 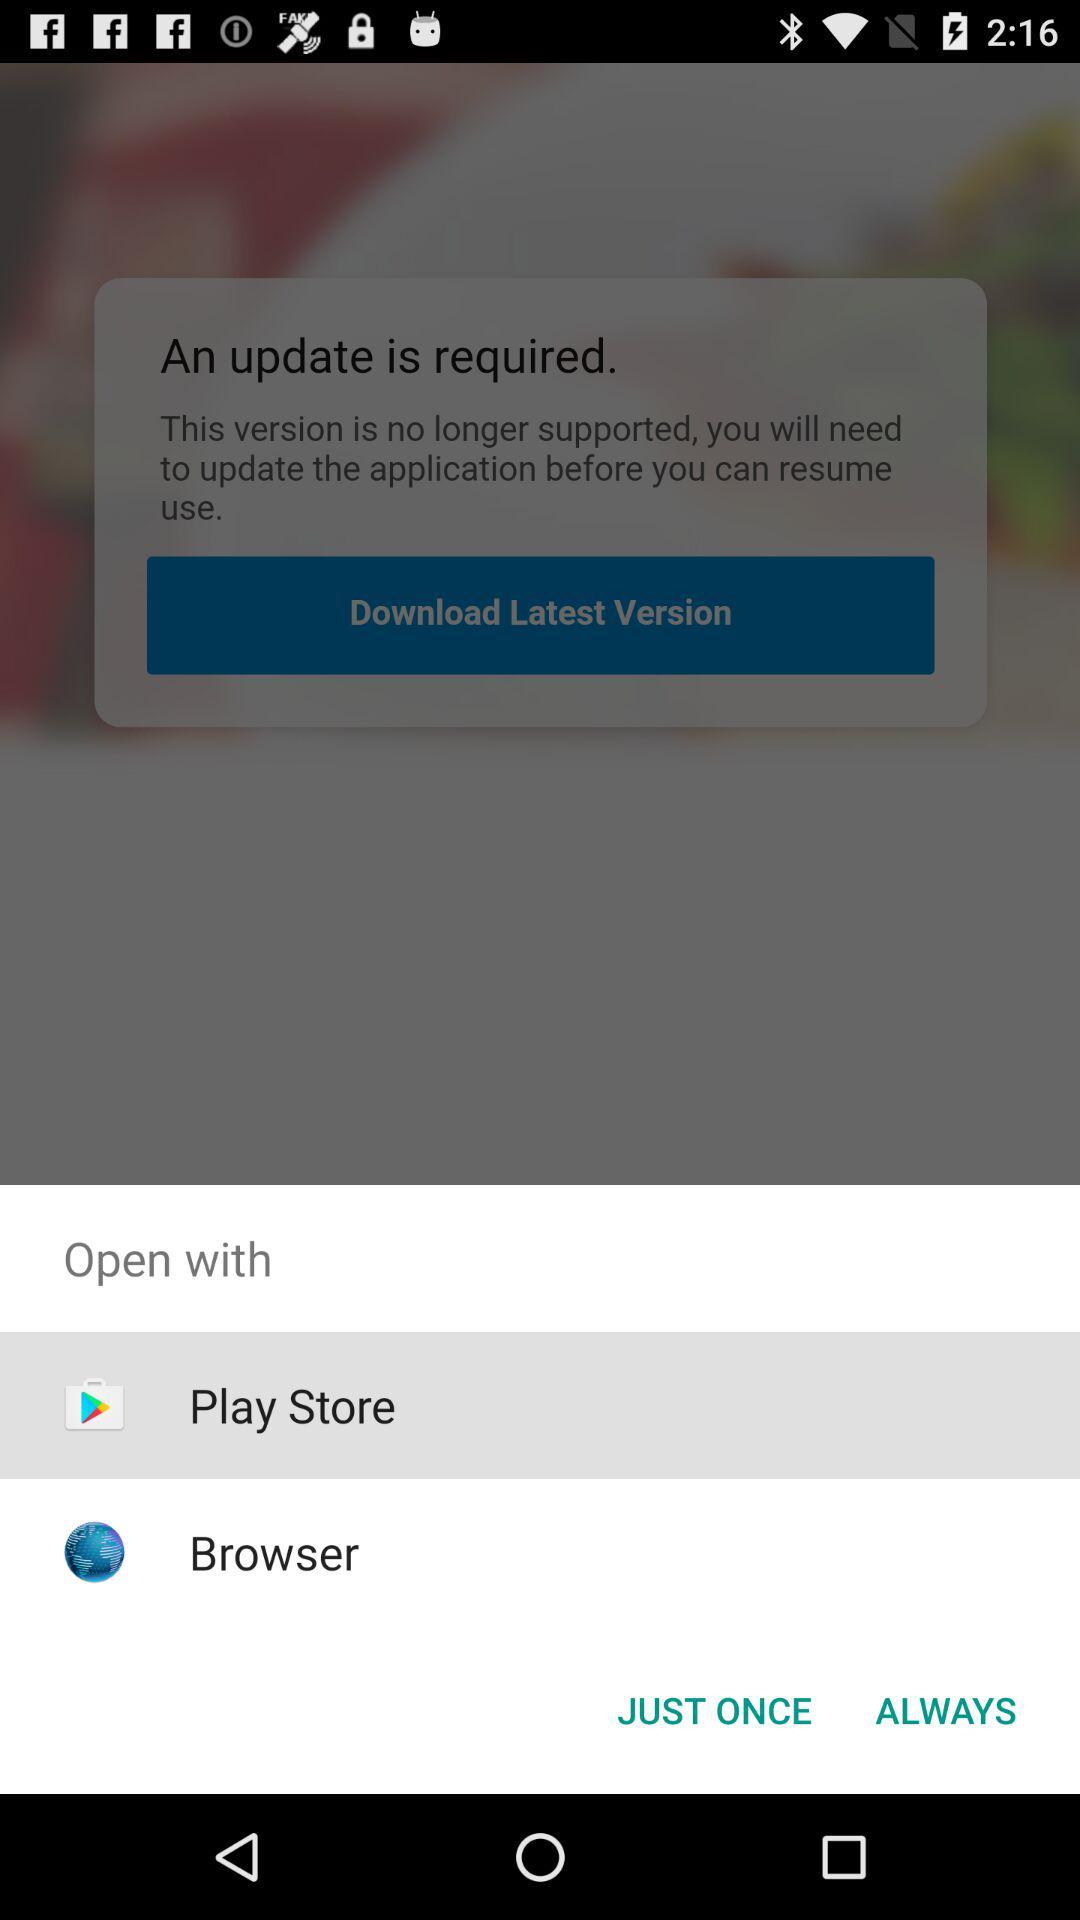 What do you see at coordinates (945, 1708) in the screenshot?
I see `item at the bottom right corner` at bounding box center [945, 1708].